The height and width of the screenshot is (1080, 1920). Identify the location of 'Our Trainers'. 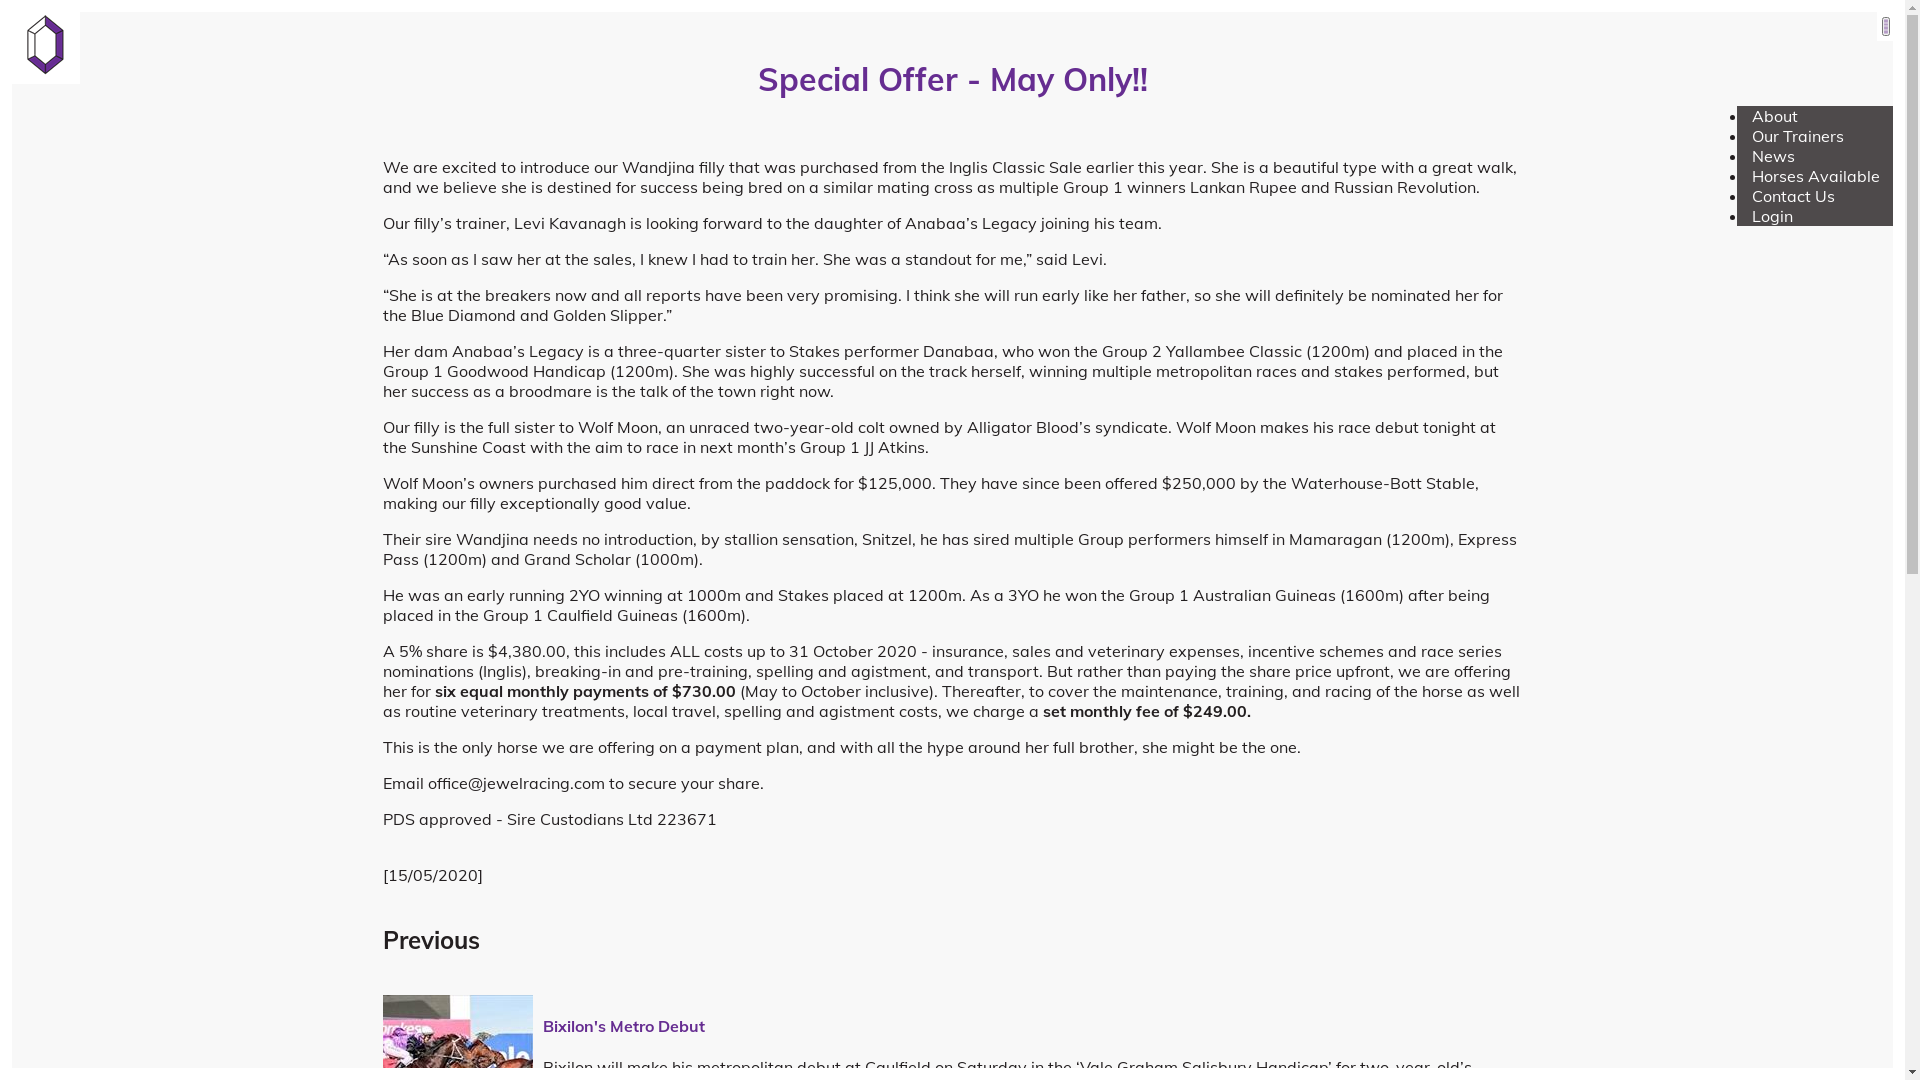
(1798, 135).